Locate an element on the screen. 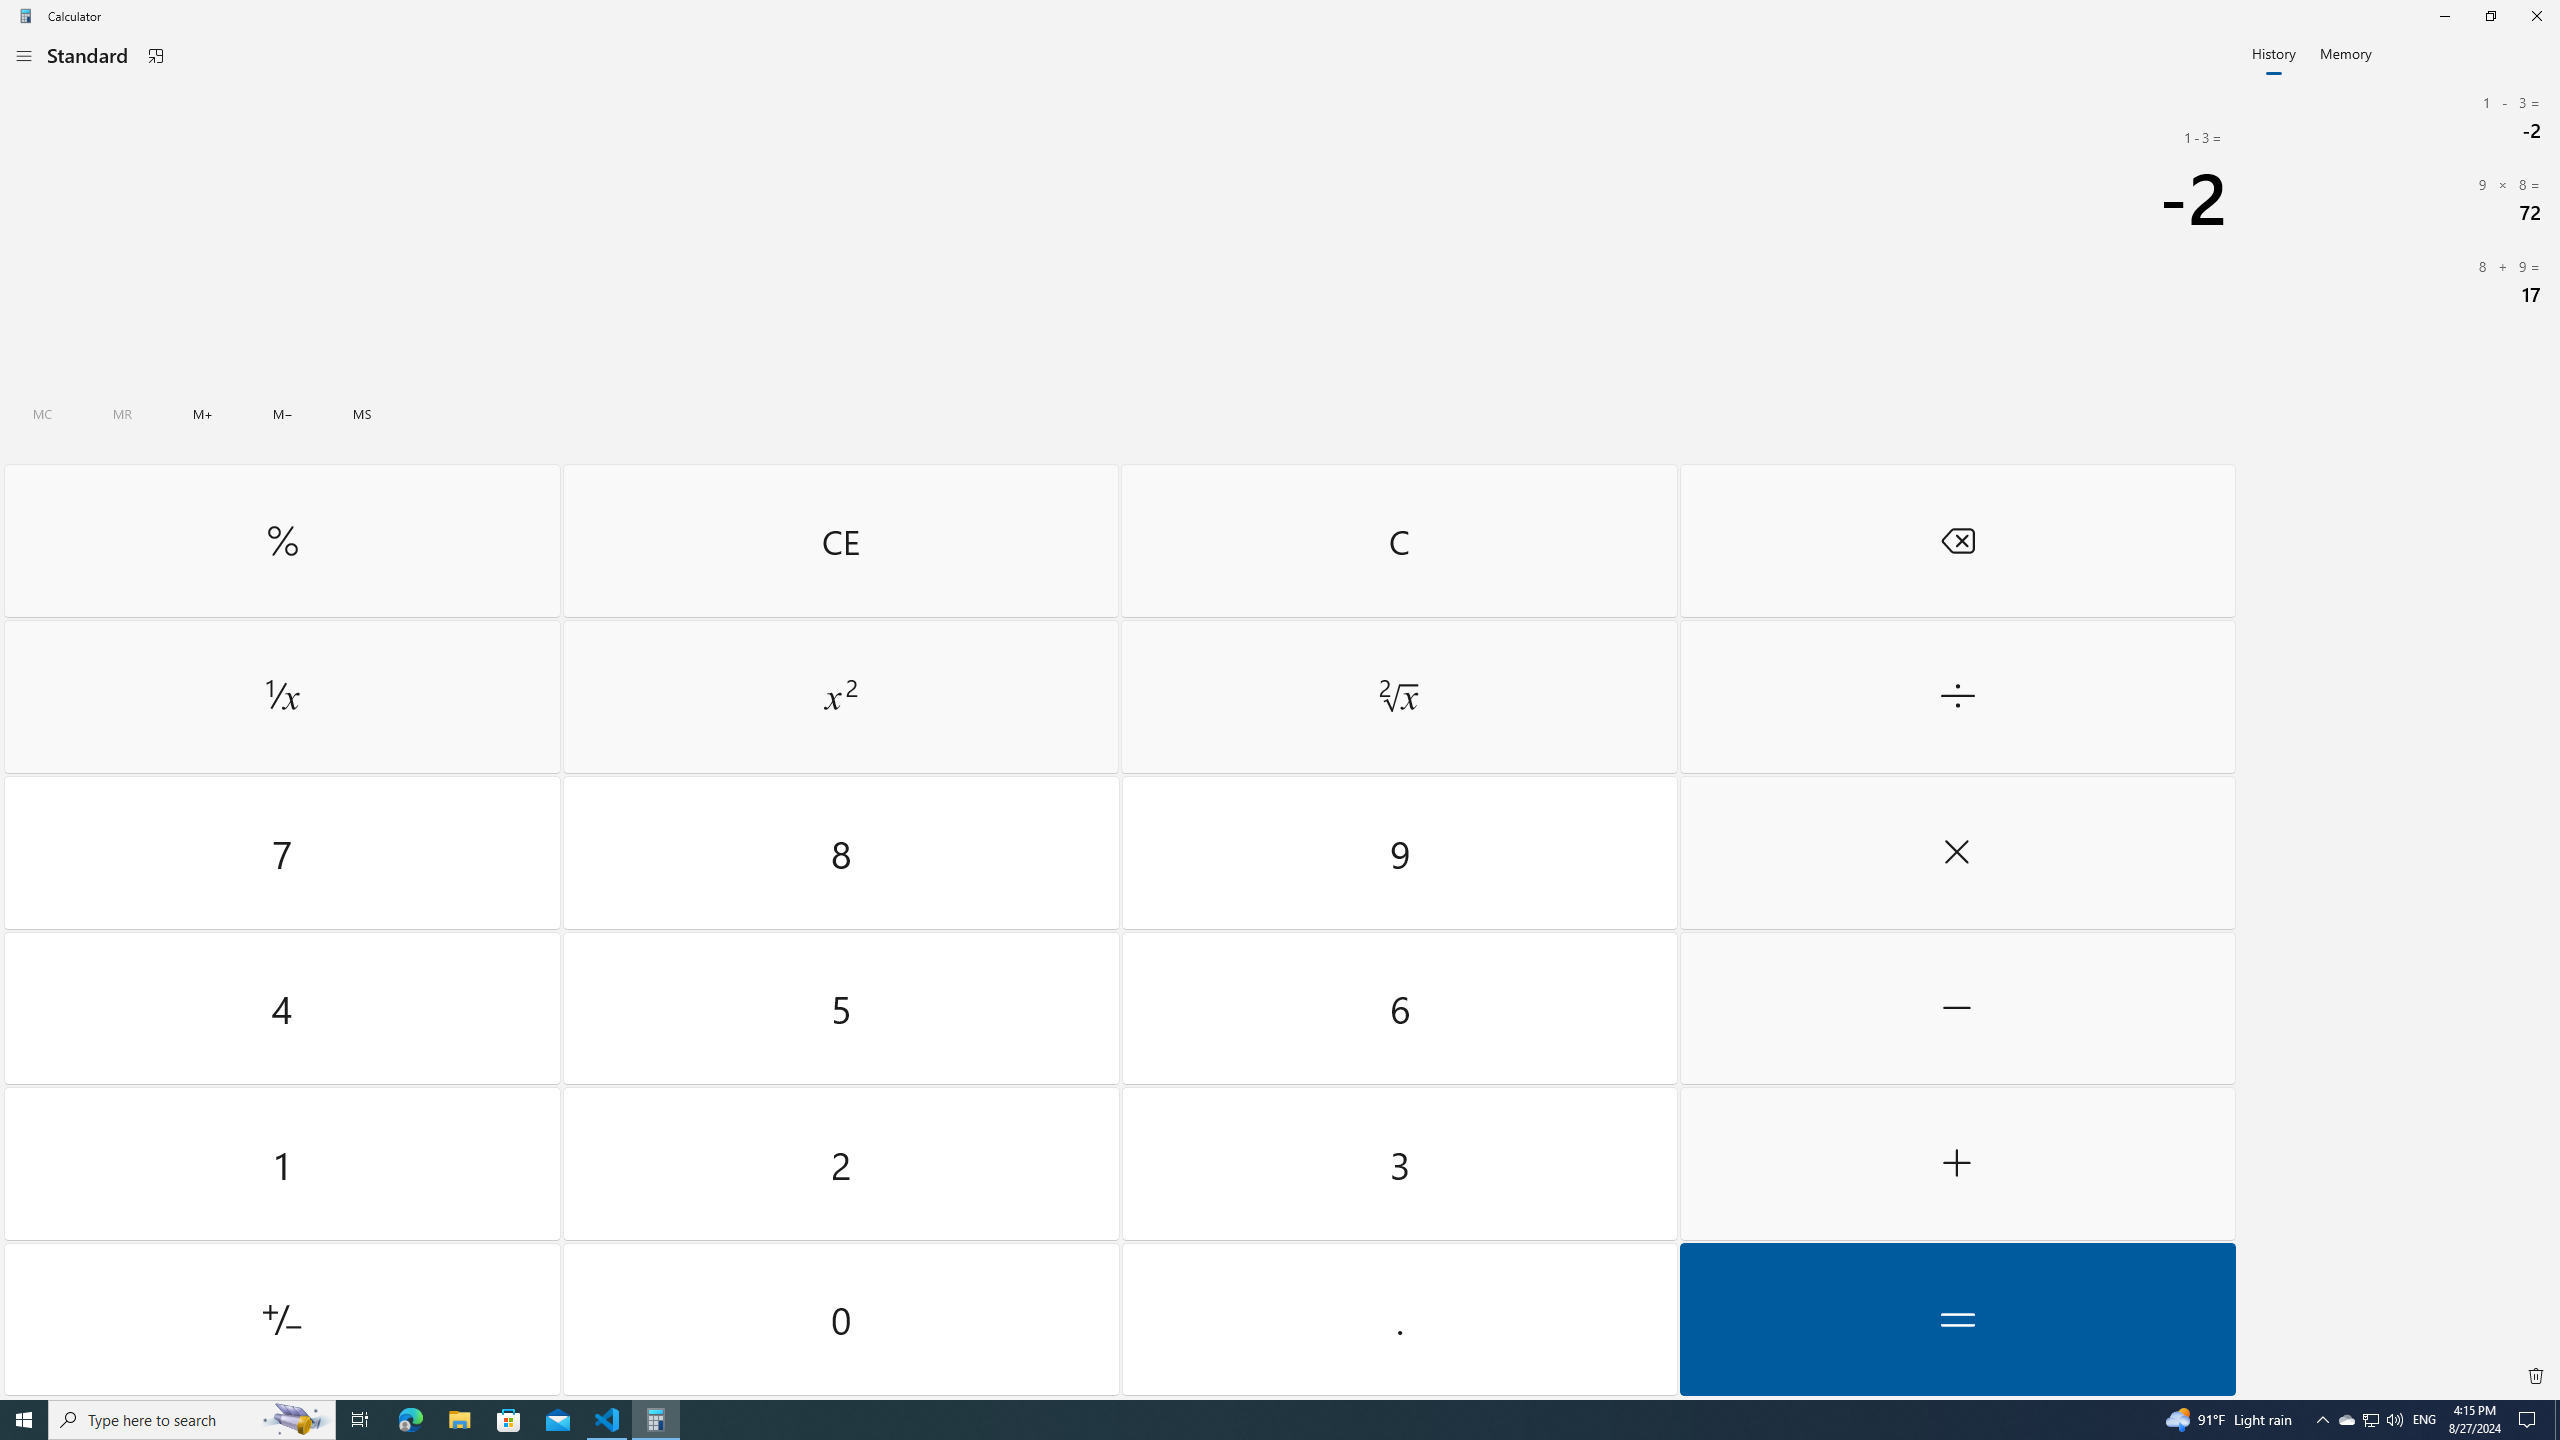 This screenshot has height=1440, width=2560. 'Visual Studio Code - 1 running window' is located at coordinates (607, 1418).